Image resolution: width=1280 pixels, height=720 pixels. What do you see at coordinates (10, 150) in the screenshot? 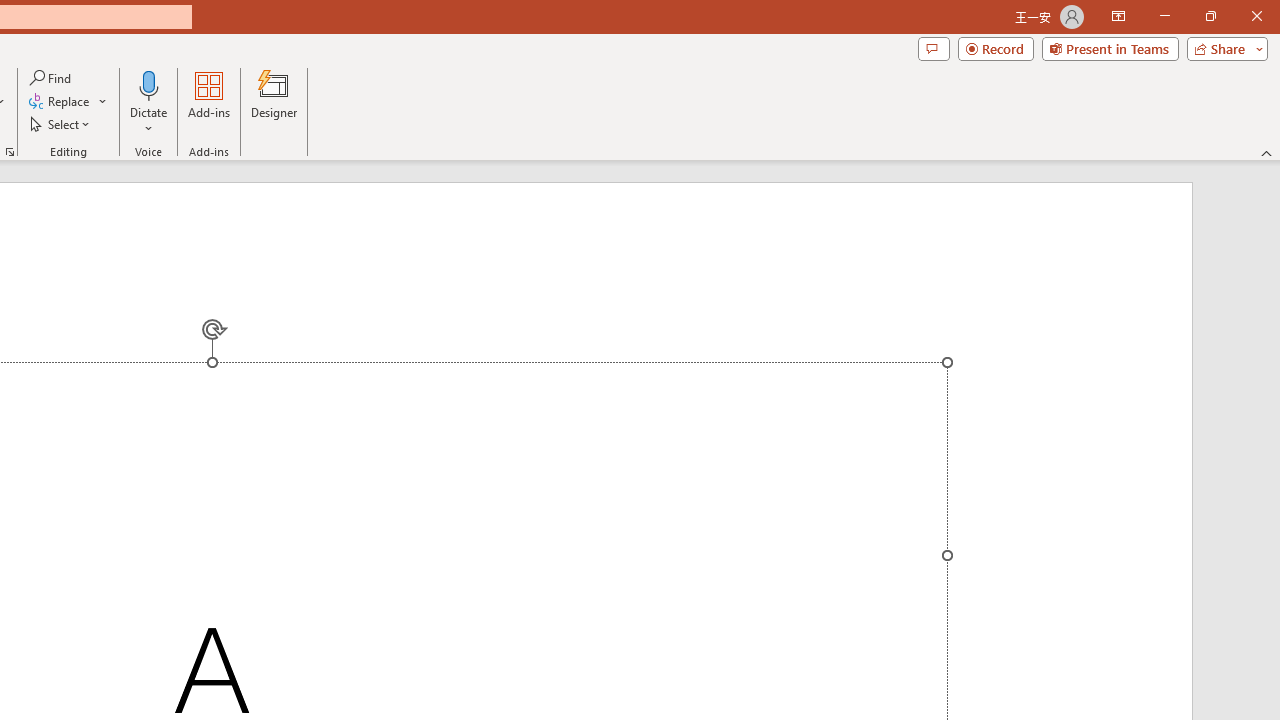
I see `'Format Object...'` at bounding box center [10, 150].